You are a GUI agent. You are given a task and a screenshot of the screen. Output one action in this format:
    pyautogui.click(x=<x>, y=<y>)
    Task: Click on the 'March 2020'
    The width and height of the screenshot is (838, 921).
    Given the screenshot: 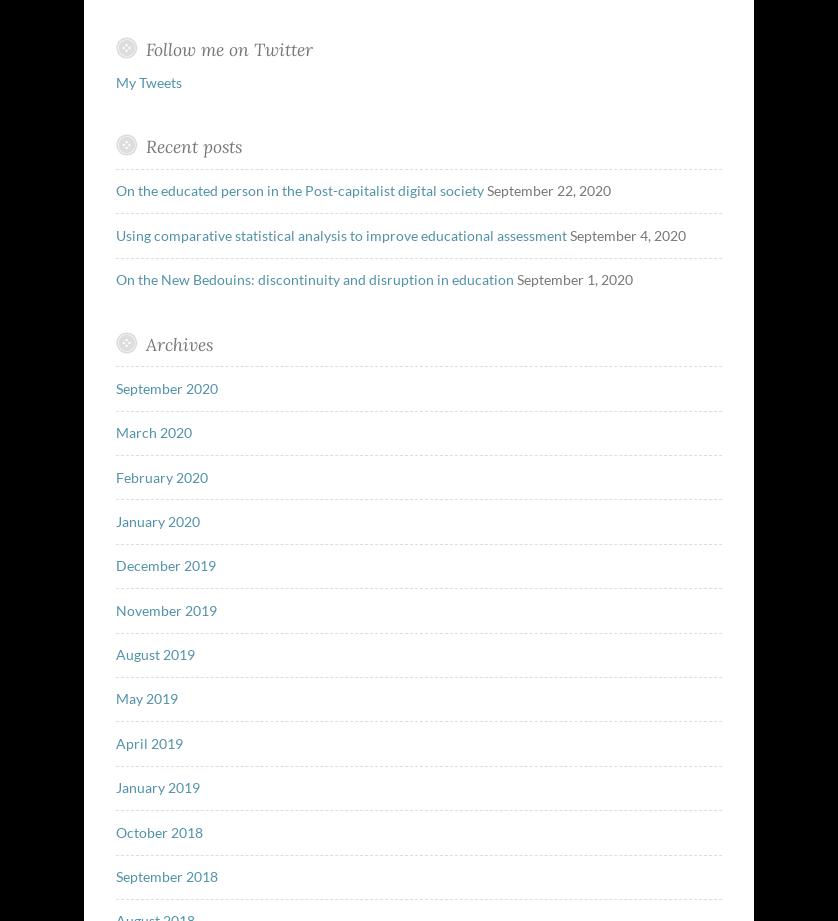 What is the action you would take?
    pyautogui.click(x=153, y=432)
    